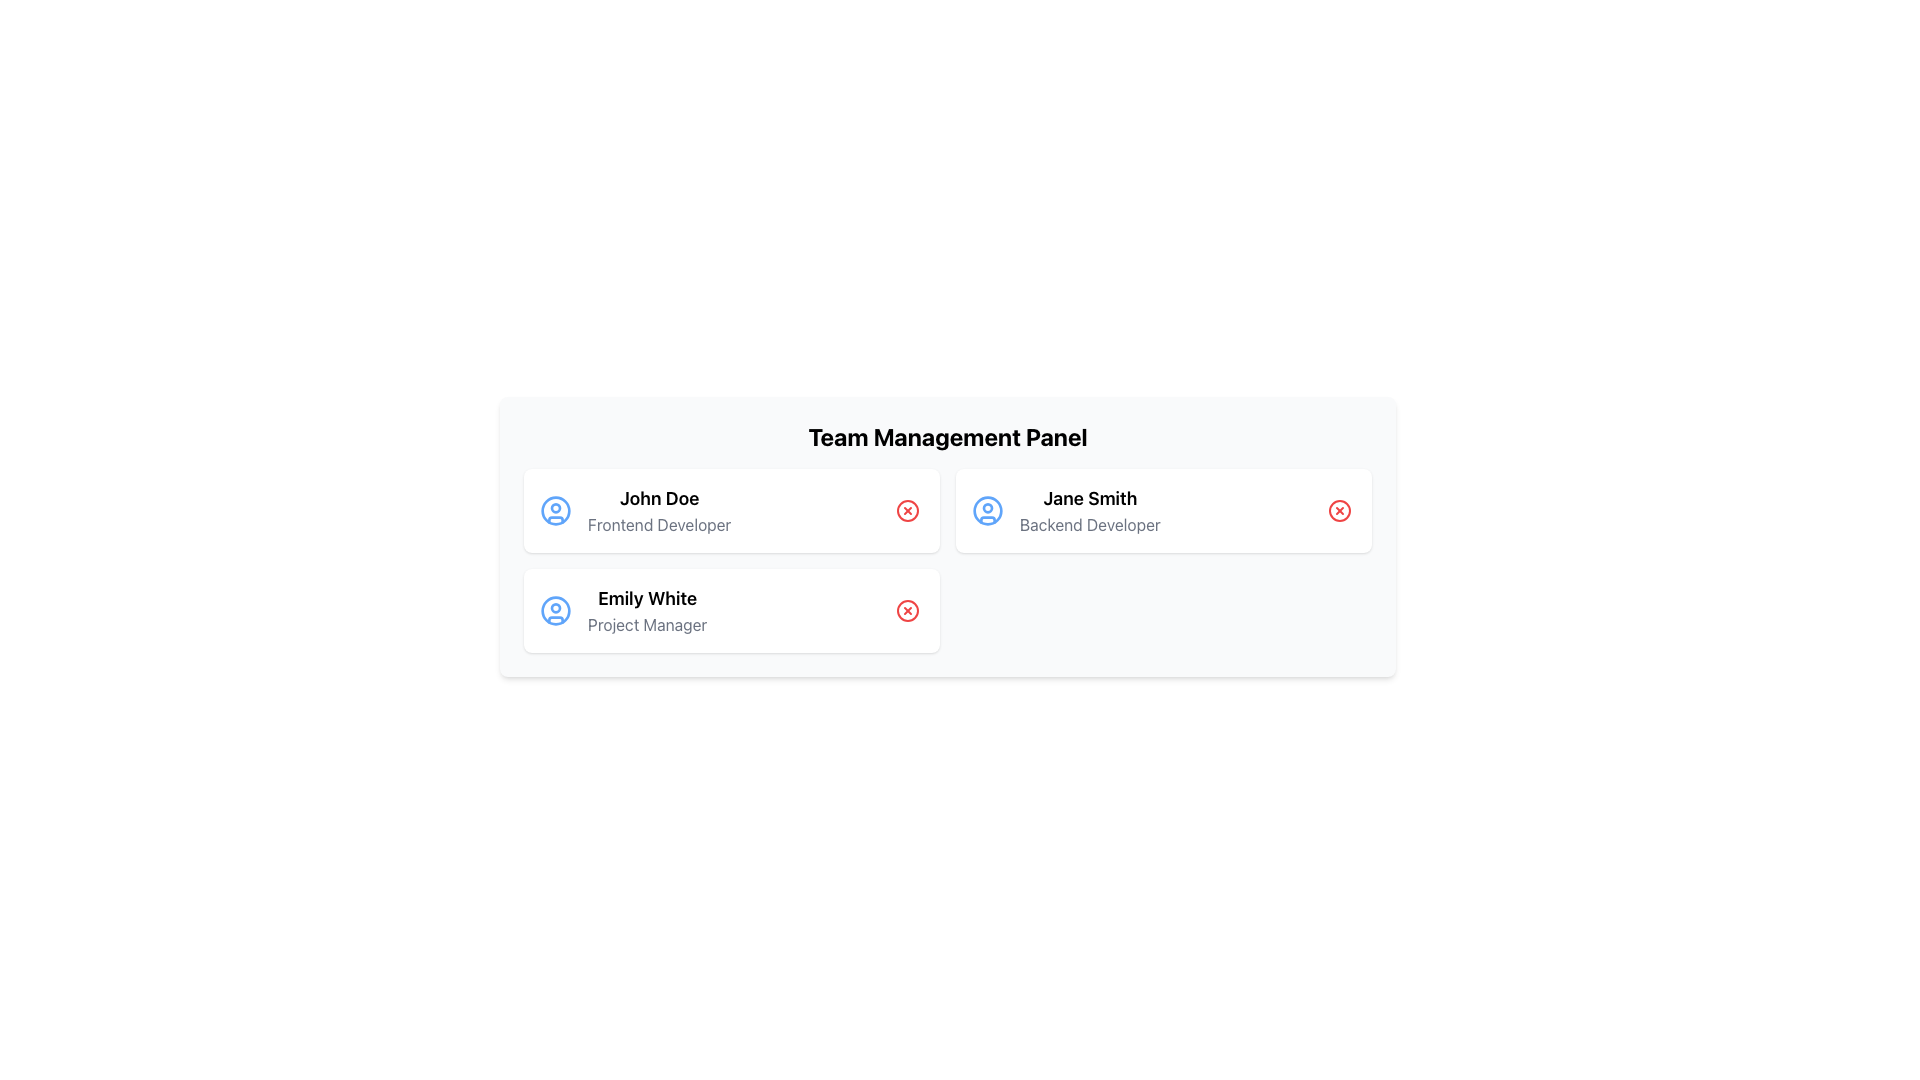 The width and height of the screenshot is (1920, 1080). What do you see at coordinates (1339, 509) in the screenshot?
I see `the Close or delete button next to the entry for 'Jane Smith, Backend Developer'` at bounding box center [1339, 509].